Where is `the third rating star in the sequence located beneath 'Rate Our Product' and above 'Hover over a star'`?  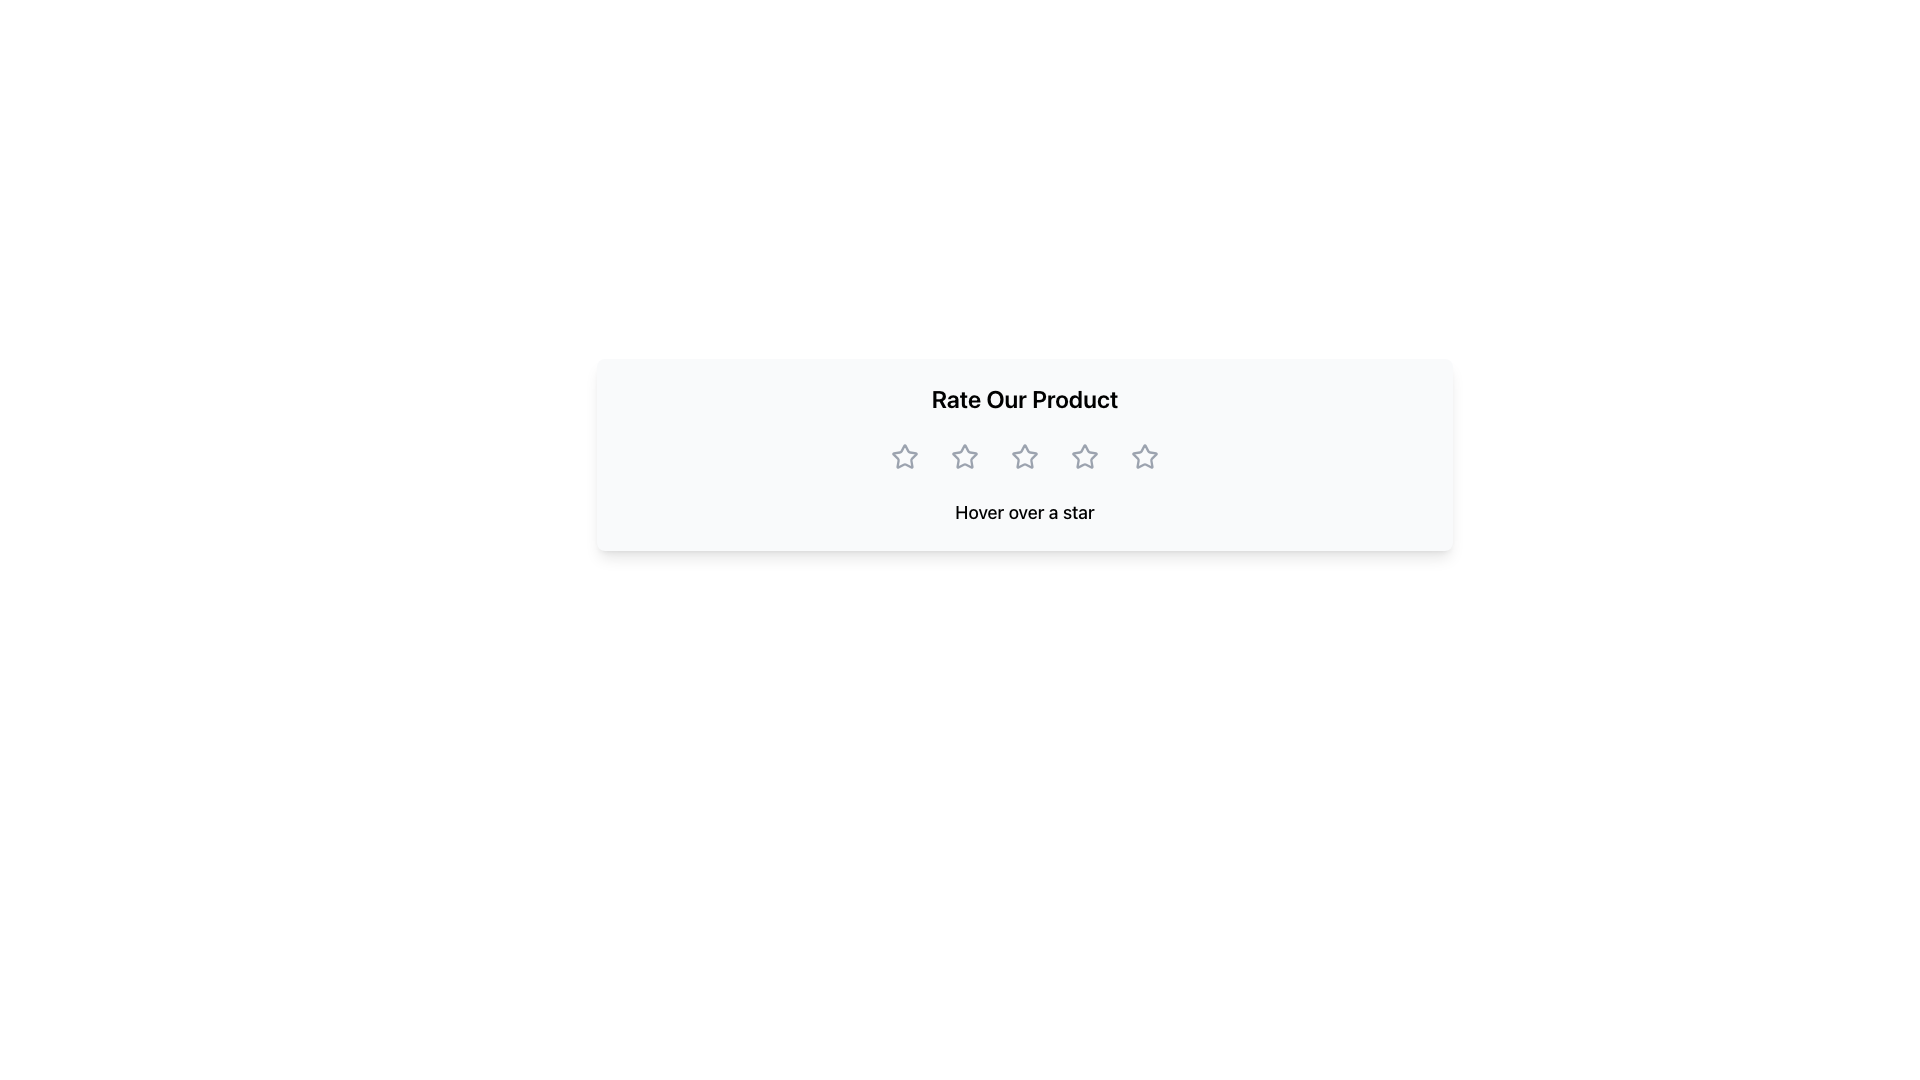 the third rating star in the sequence located beneath 'Rate Our Product' and above 'Hover over a star' is located at coordinates (1083, 456).